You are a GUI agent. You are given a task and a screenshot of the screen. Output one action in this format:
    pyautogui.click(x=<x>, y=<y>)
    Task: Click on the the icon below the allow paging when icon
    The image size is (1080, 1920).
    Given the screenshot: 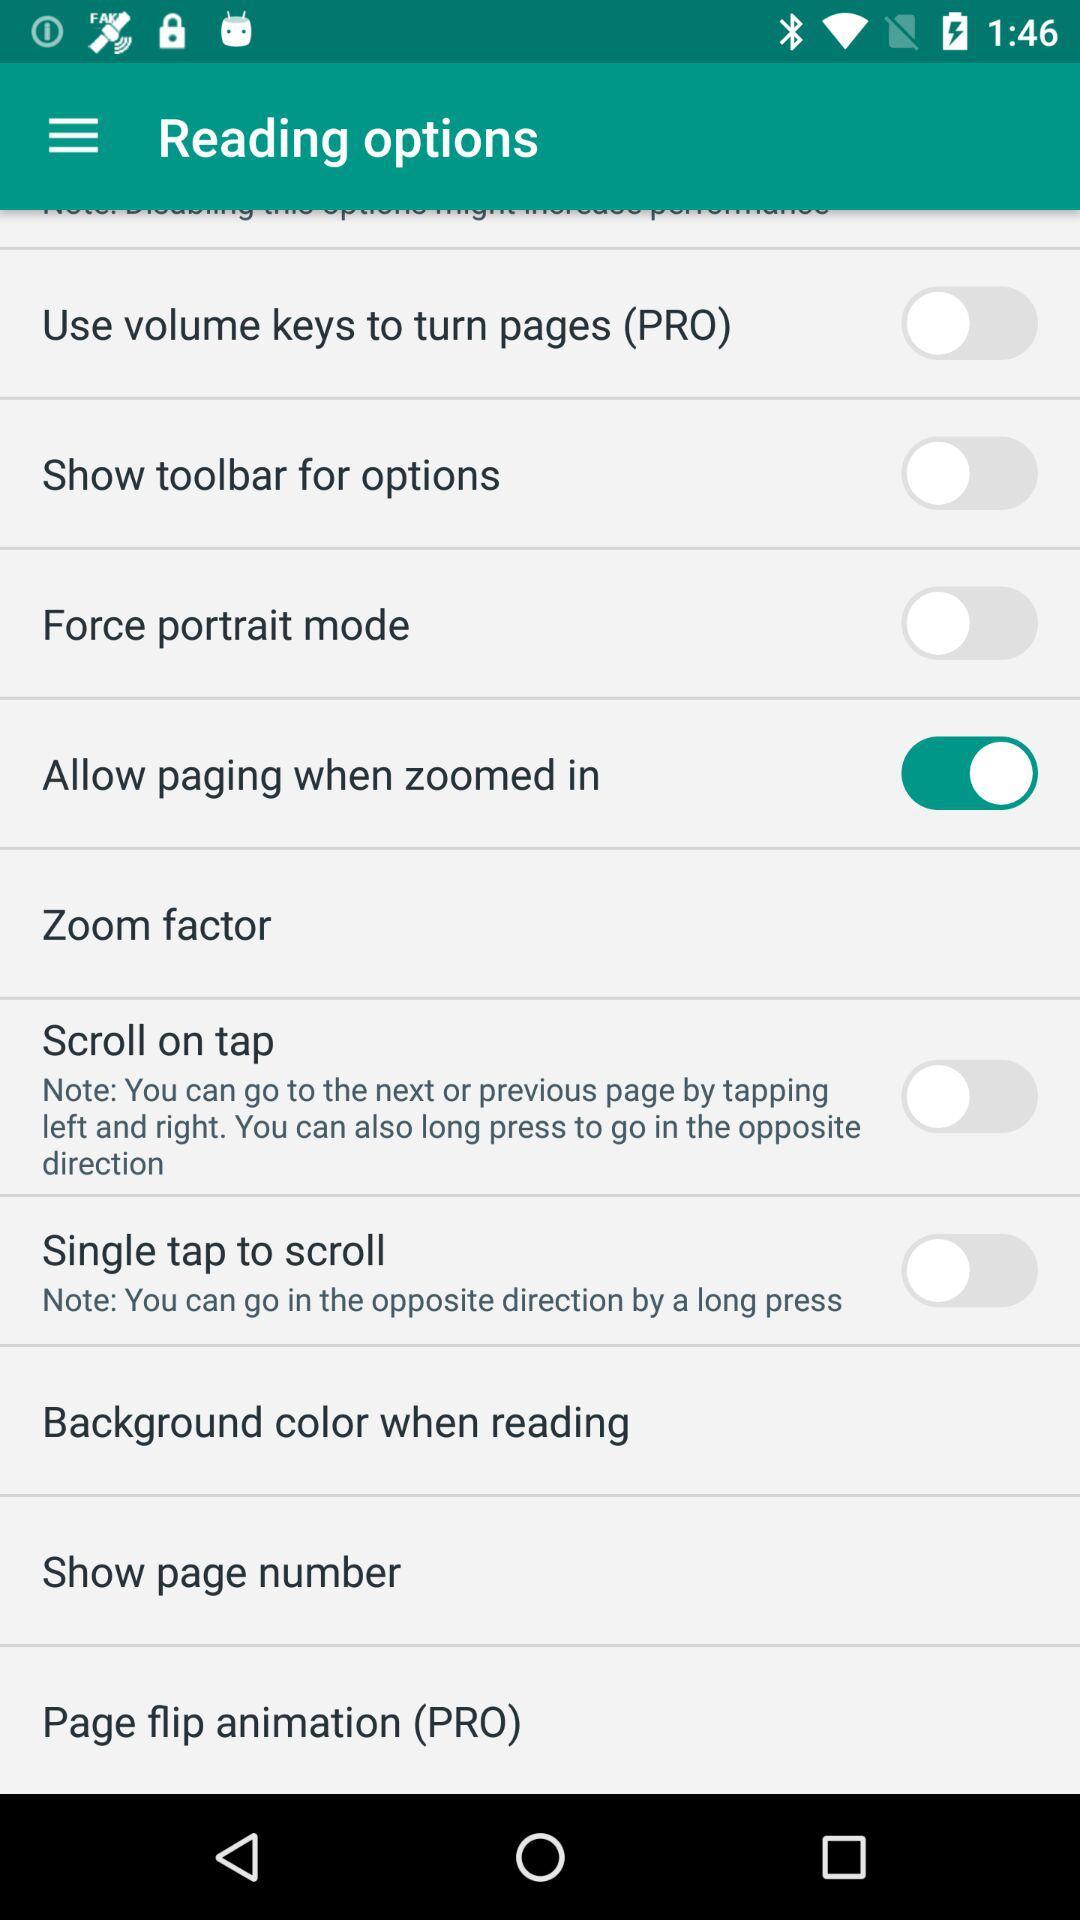 What is the action you would take?
    pyautogui.click(x=155, y=922)
    